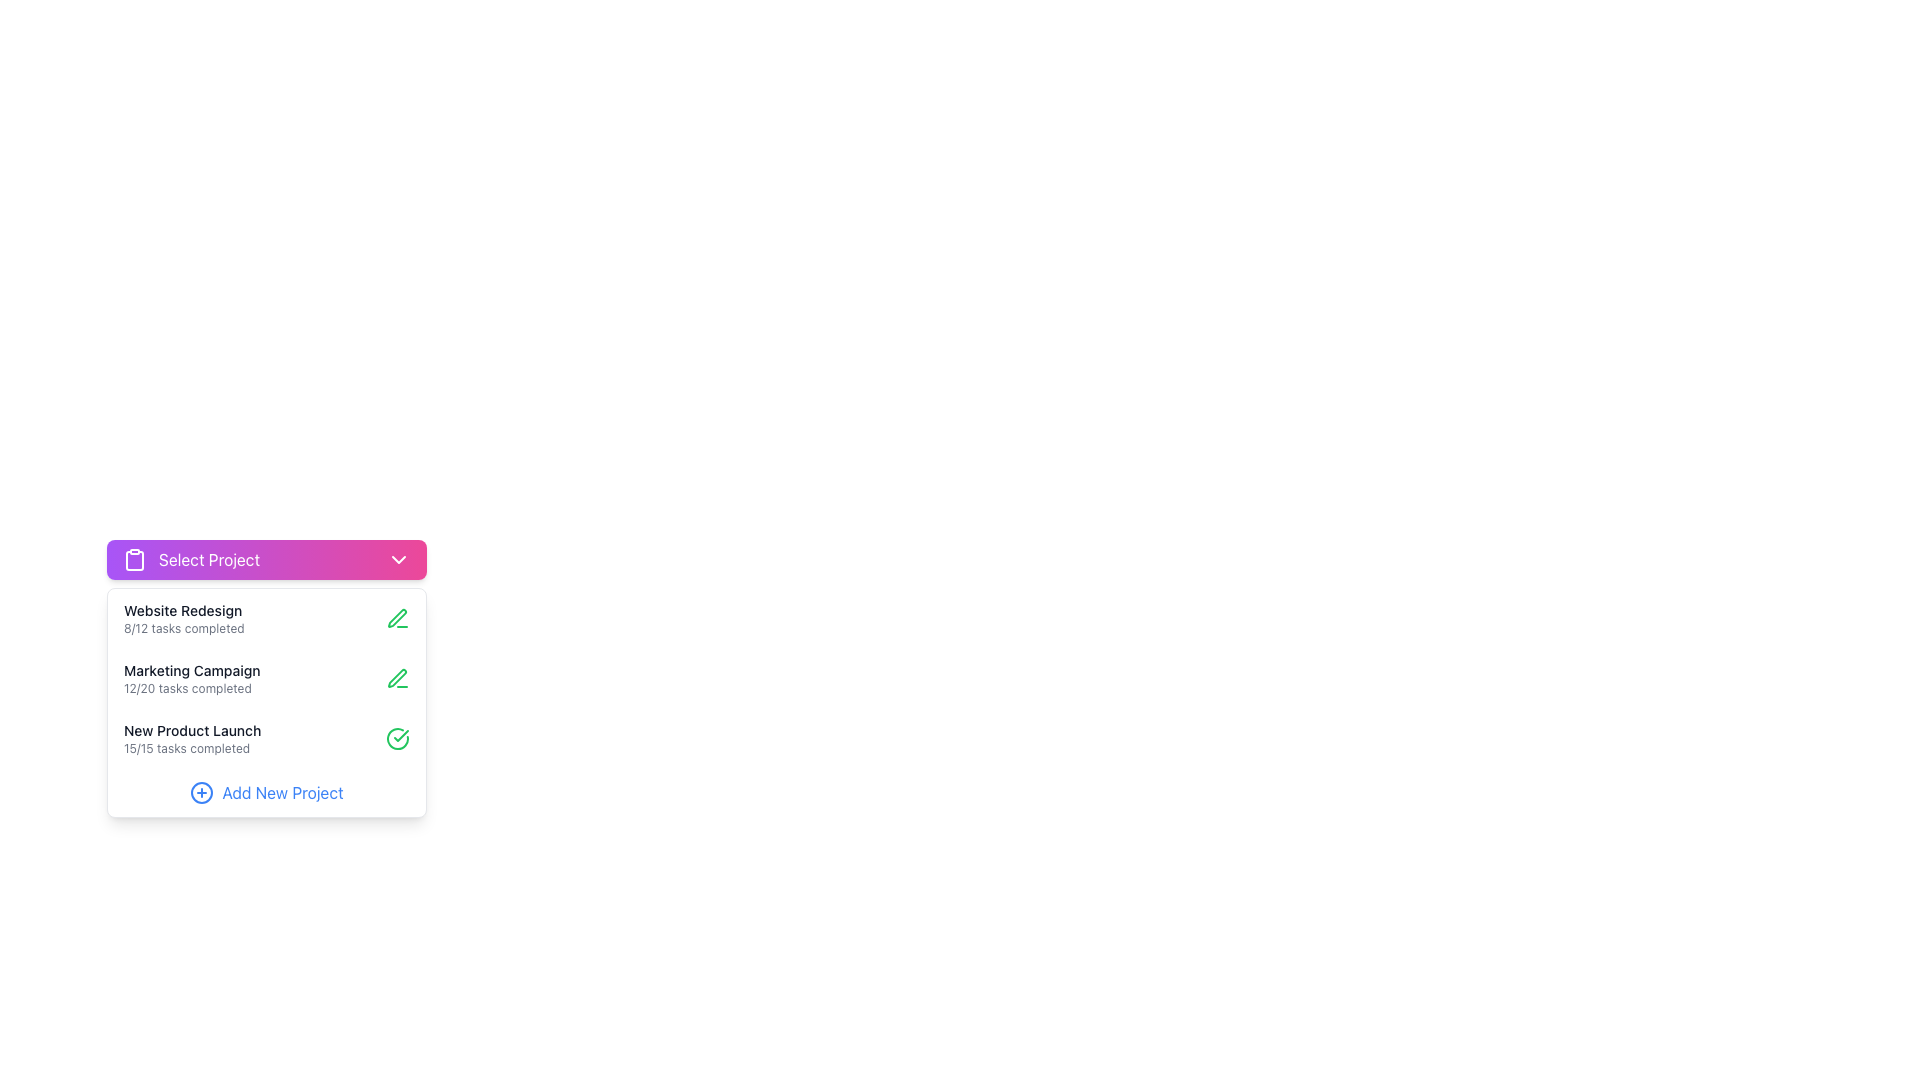 This screenshot has height=1080, width=1920. Describe the element at coordinates (184, 609) in the screenshot. I see `the 'Website Redesign' Text Label element displayed in a small font size with medium weight and black text color located at the top left of the project selection dropdown menu` at that location.